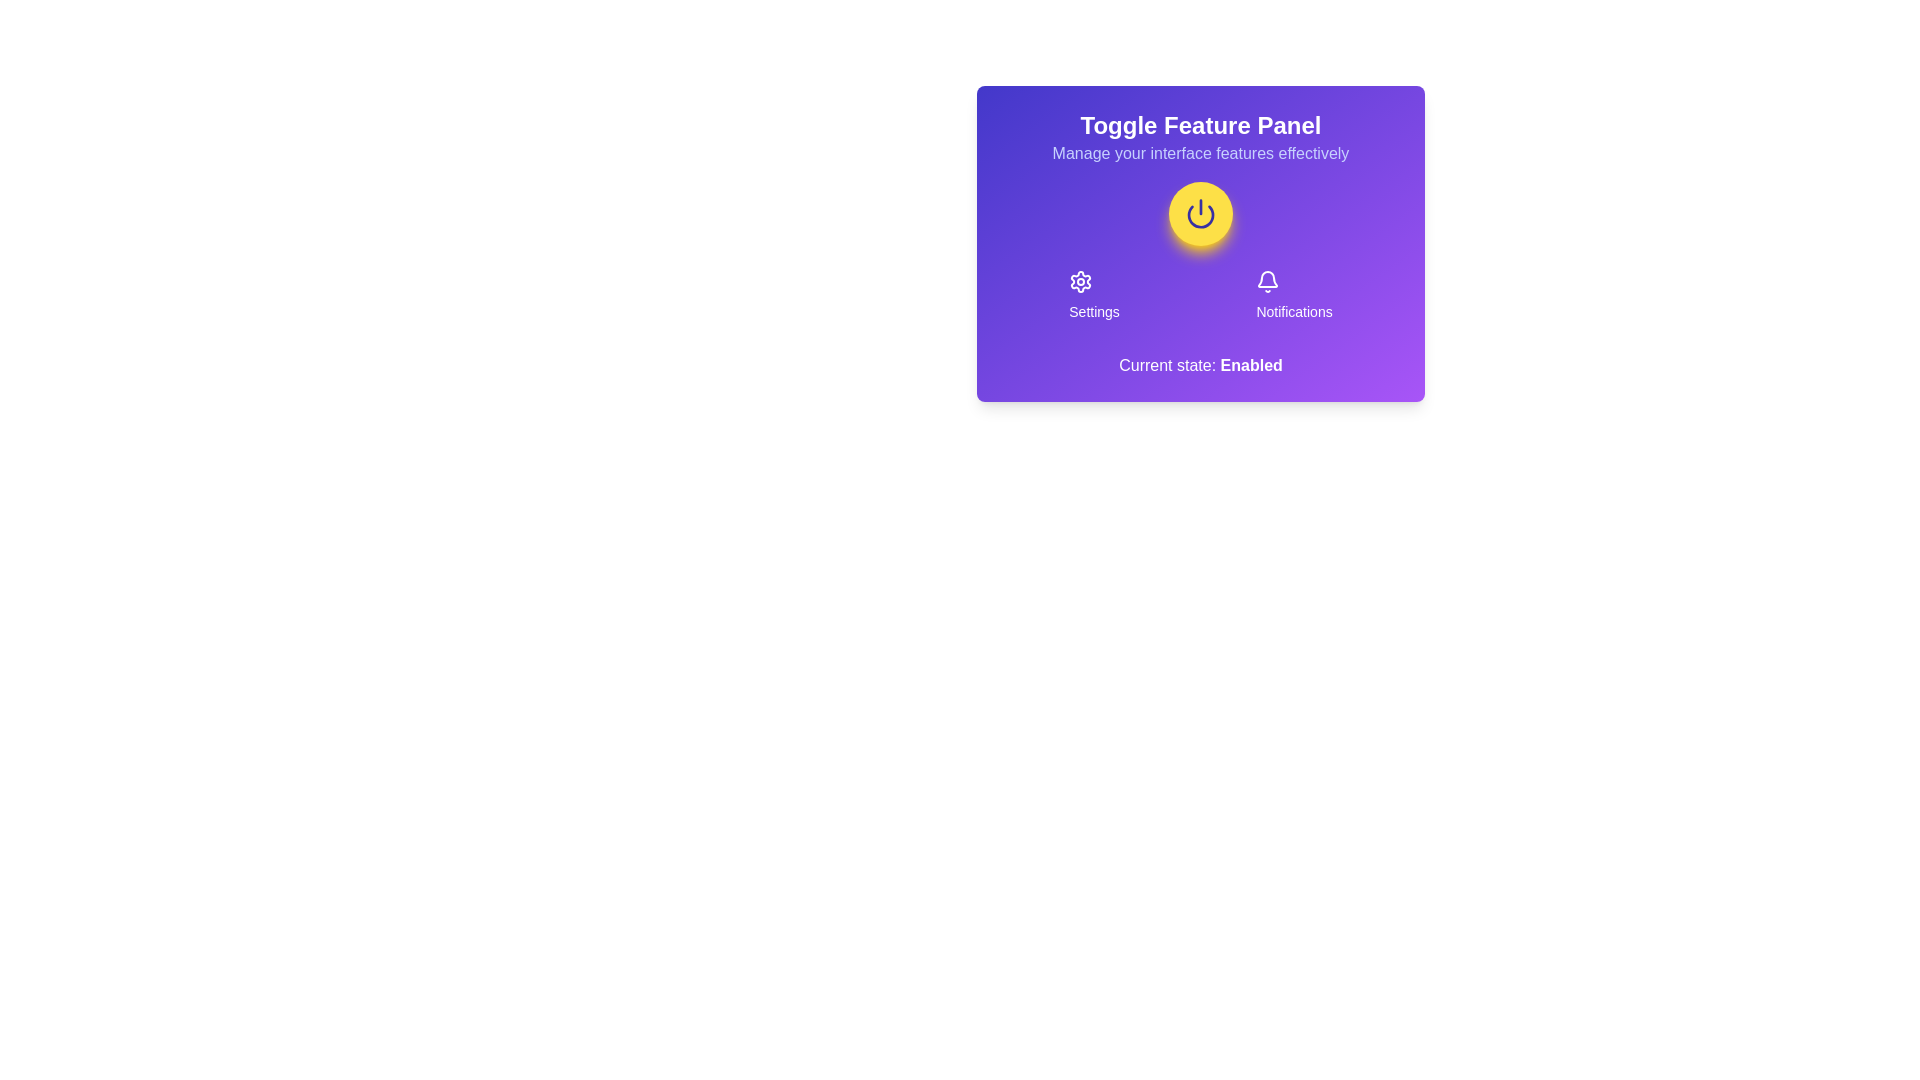  Describe the element at coordinates (1080, 281) in the screenshot. I see `the gear icon representing settings, located near the bottom-left corner of the purple panel titled 'Toggle Feature Panel'` at that location.